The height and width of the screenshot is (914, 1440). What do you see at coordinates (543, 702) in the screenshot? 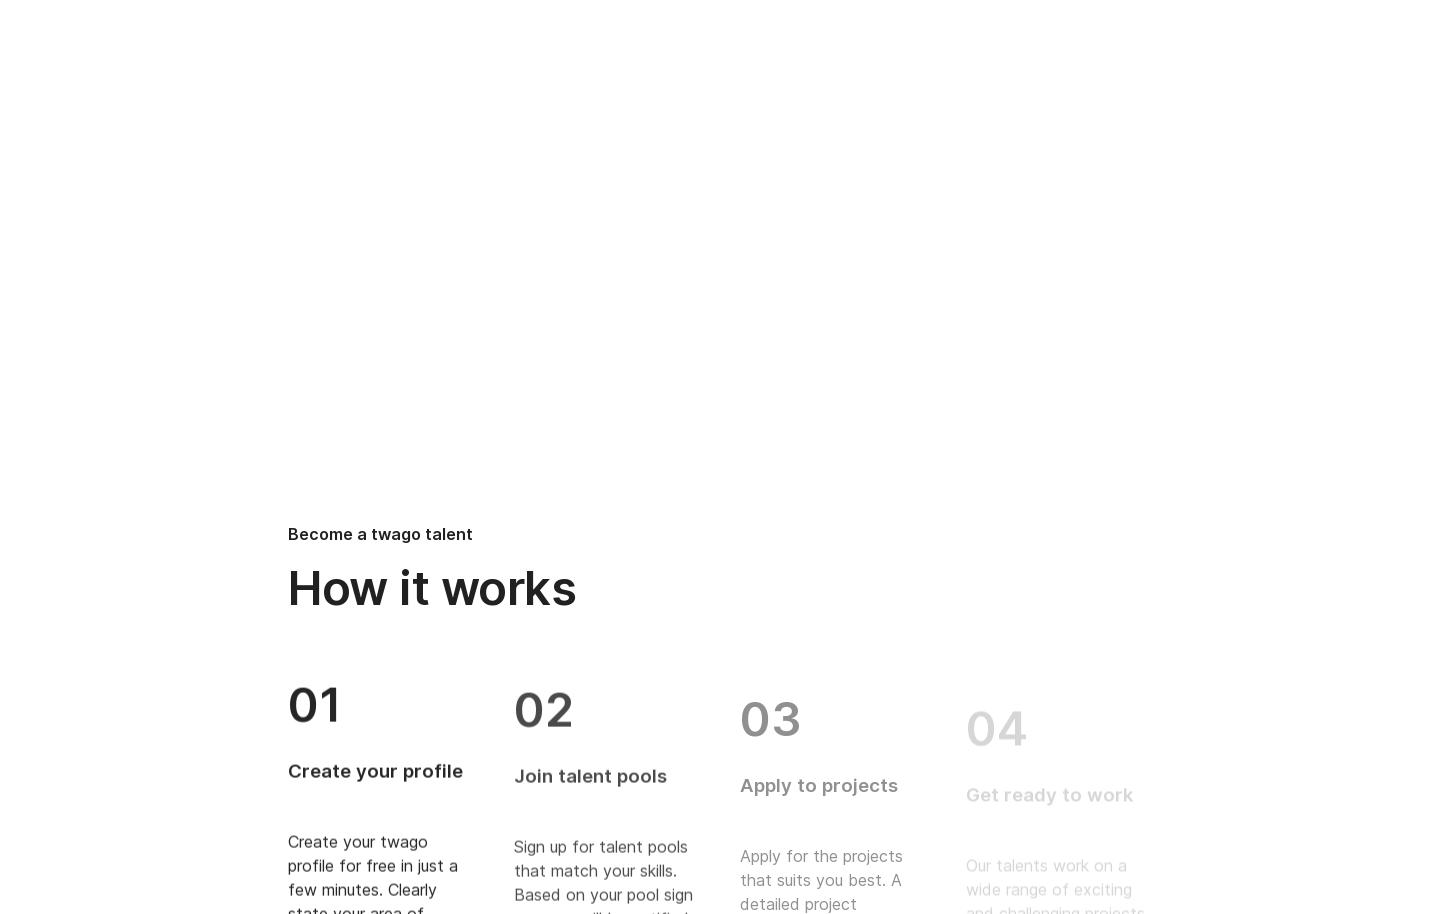
I see `'02'` at bounding box center [543, 702].